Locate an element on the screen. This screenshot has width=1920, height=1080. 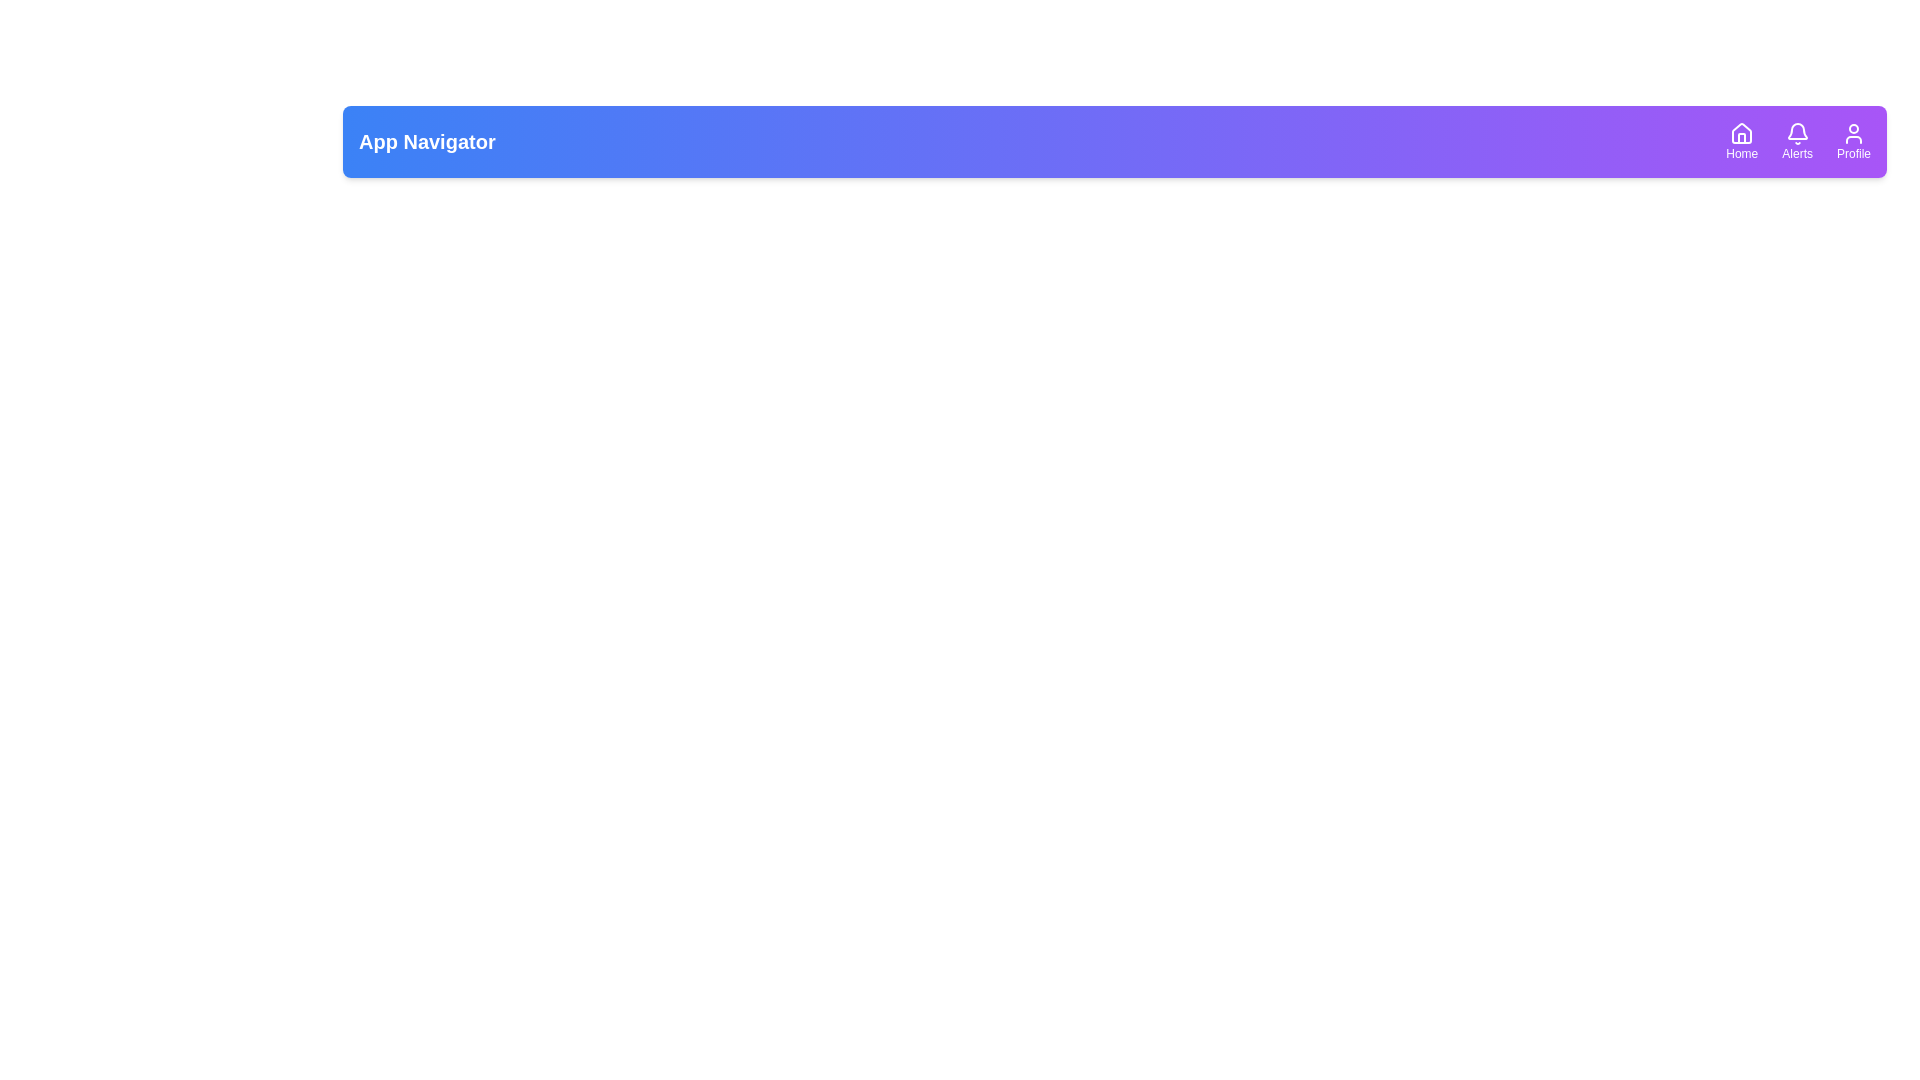
the house icon with a triangular roof and purple gradient fill, located in the top-right navigation bar, immediately left of the 'Home' text is located at coordinates (1741, 133).